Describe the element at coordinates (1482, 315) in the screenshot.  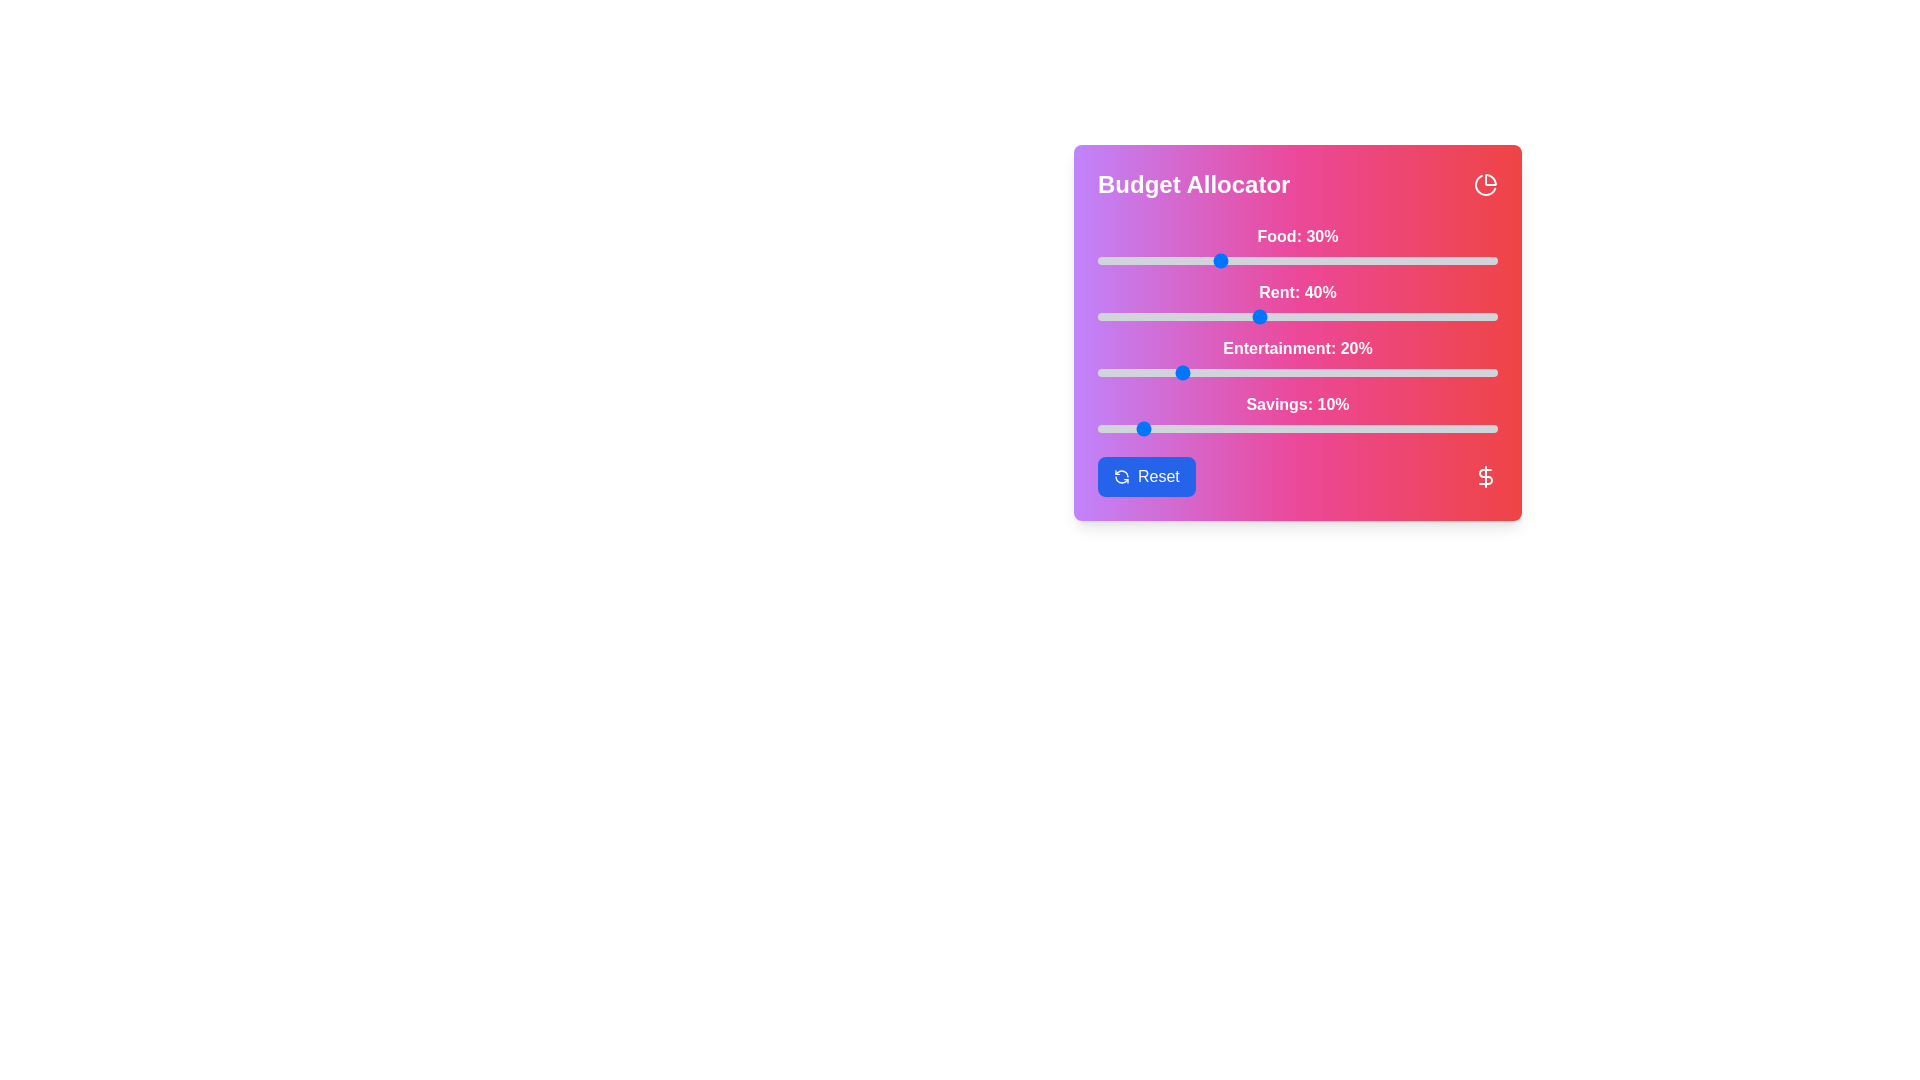
I see `the rent allocation` at that location.